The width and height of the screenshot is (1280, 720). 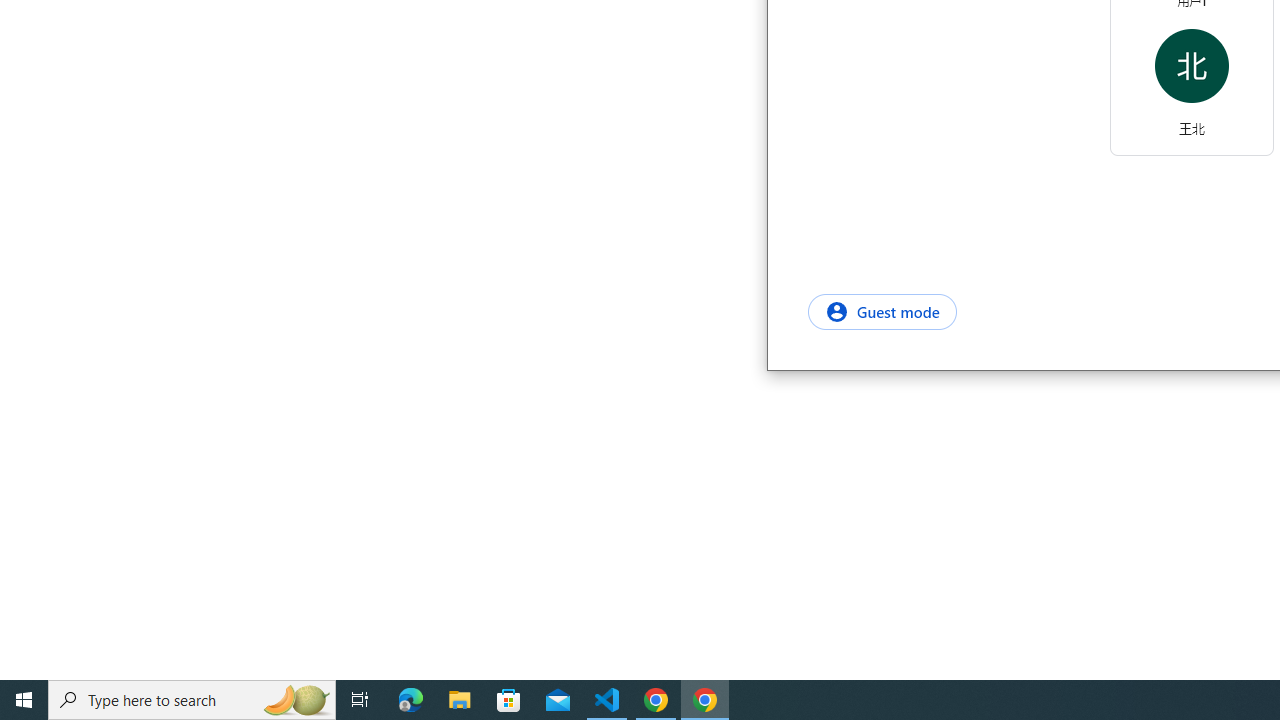 I want to click on 'Microsoft Edge', so click(x=410, y=698).